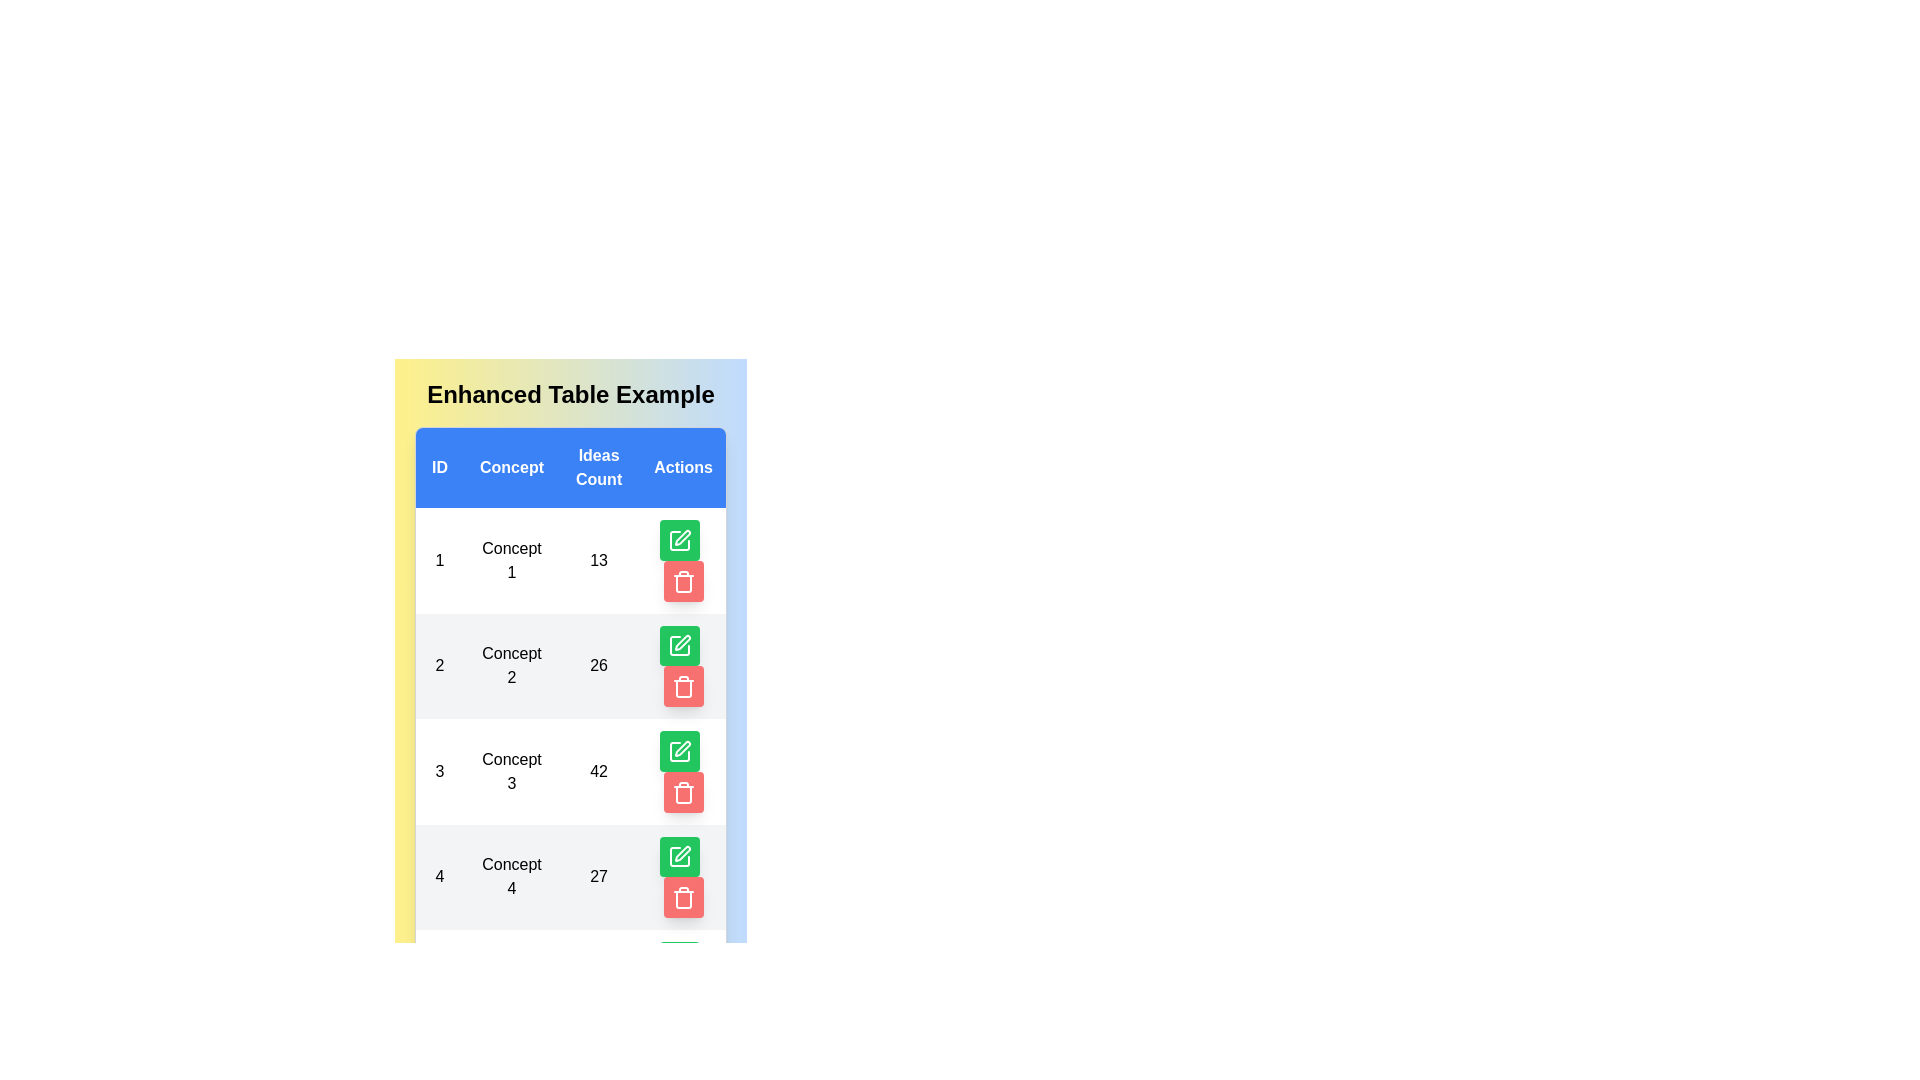  I want to click on the header of the column Actions to sort the table by that column, so click(682, 467).